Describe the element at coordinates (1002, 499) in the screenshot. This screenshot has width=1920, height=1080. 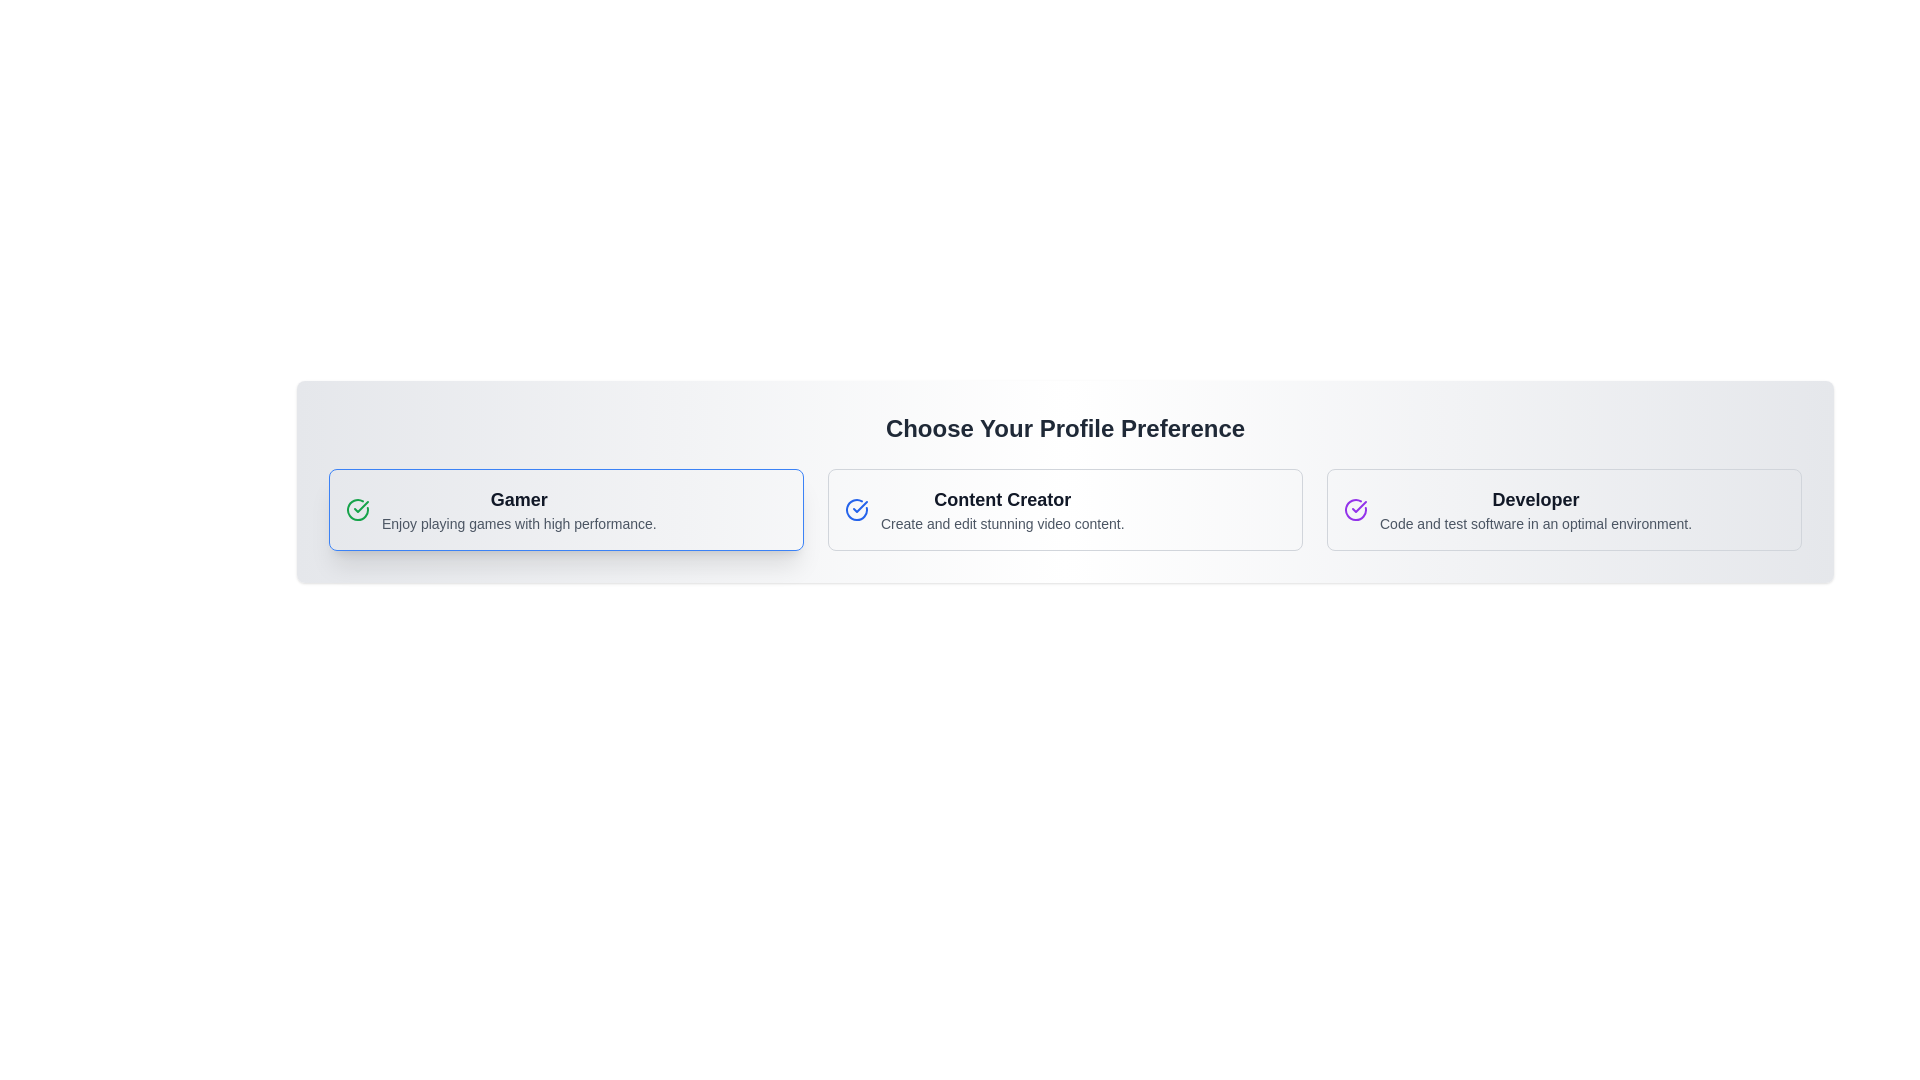
I see `the text label displaying 'Content Creator' in bold, dark-gray font, centrally located among profile options` at that location.